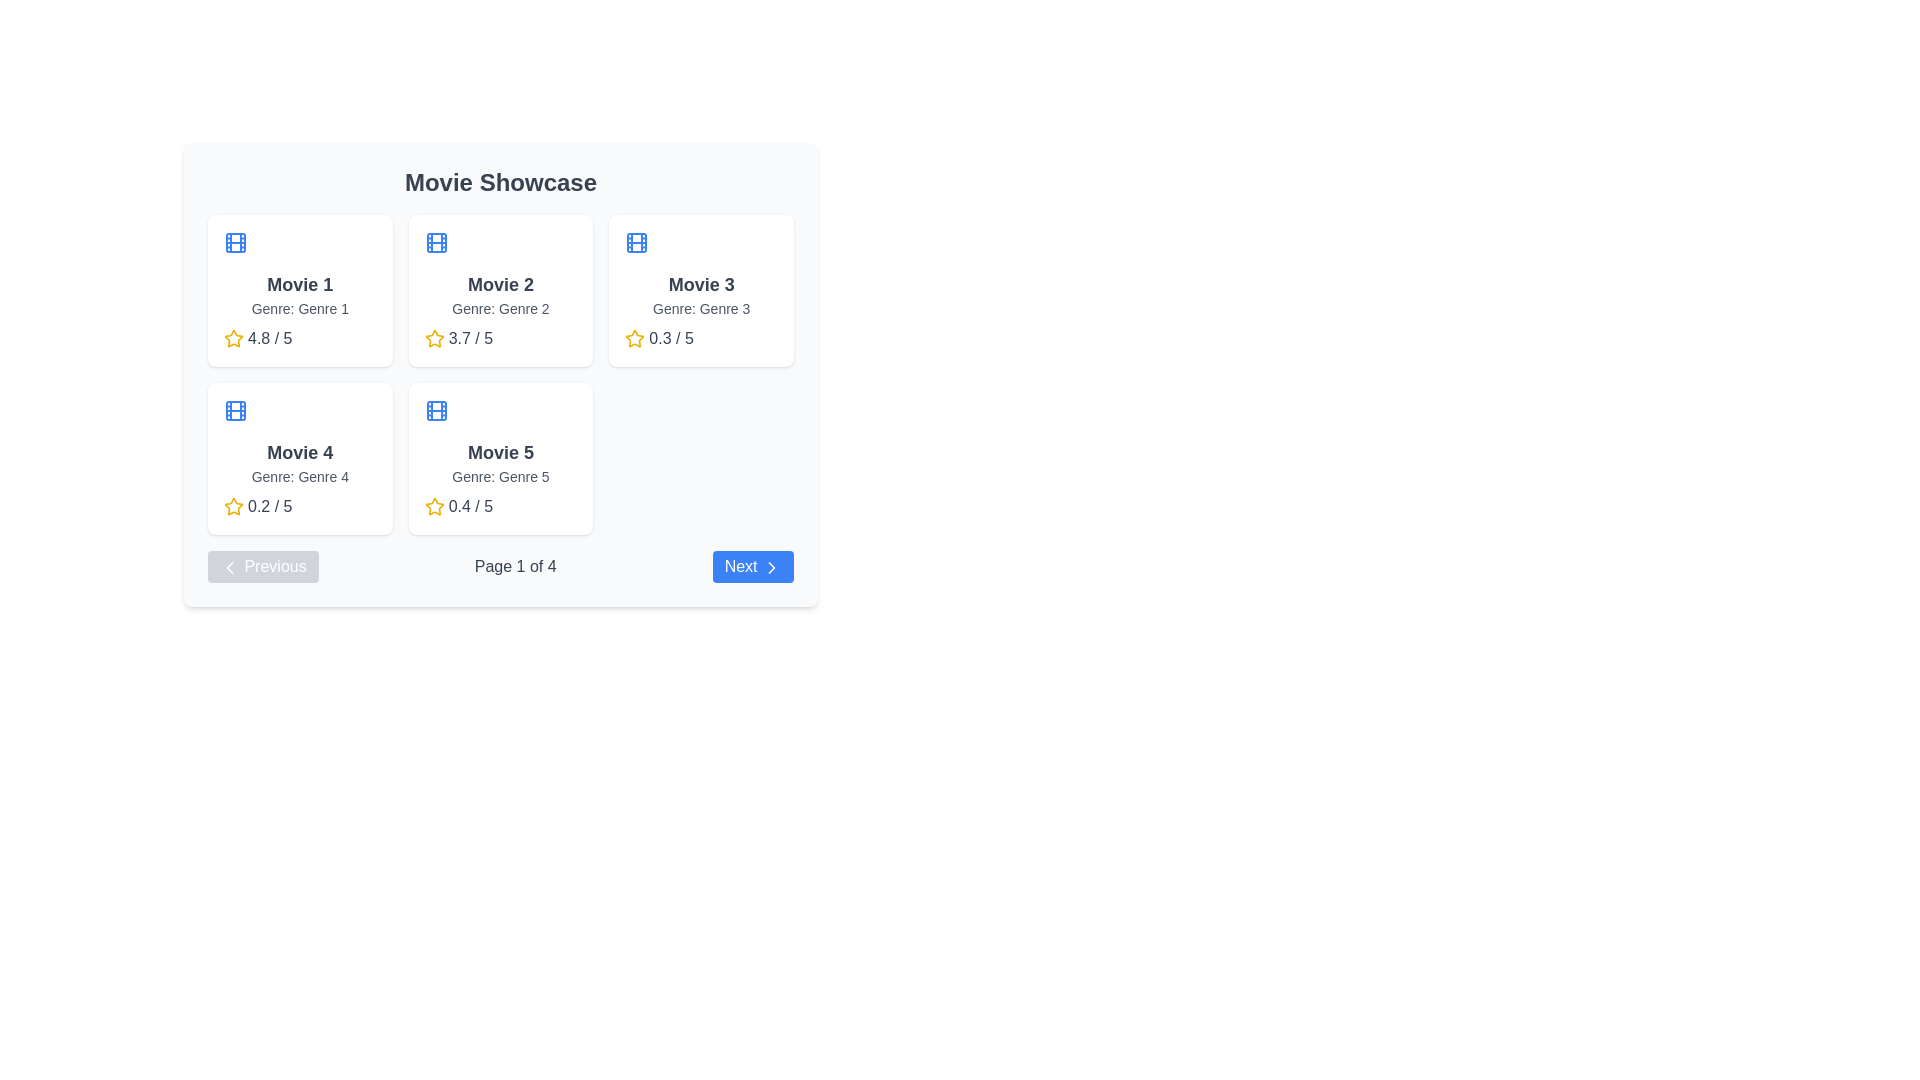  Describe the element at coordinates (771, 567) in the screenshot. I see `the small right-pointing chevron icon with a blue background and white outline, located at the bottom-right corner of the 'Next' button` at that location.